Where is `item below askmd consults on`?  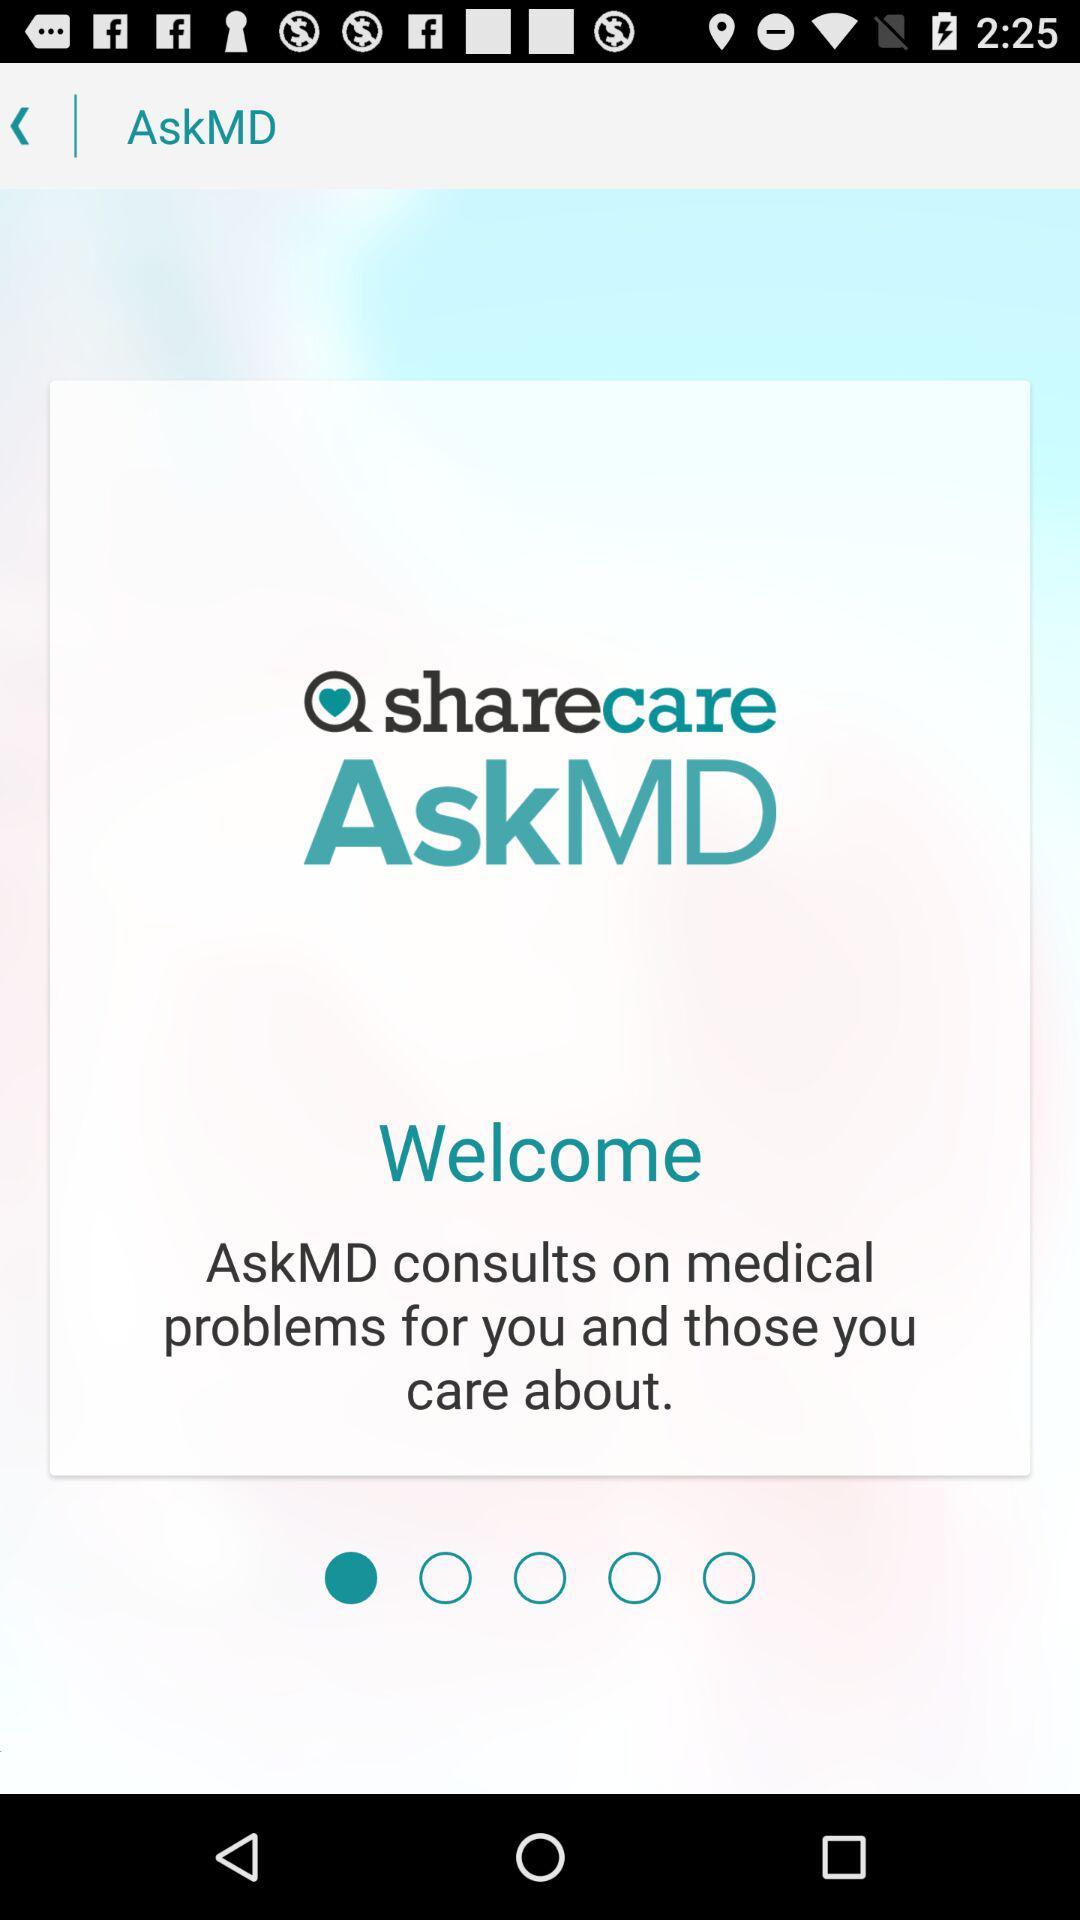 item below askmd consults on is located at coordinates (350, 1577).